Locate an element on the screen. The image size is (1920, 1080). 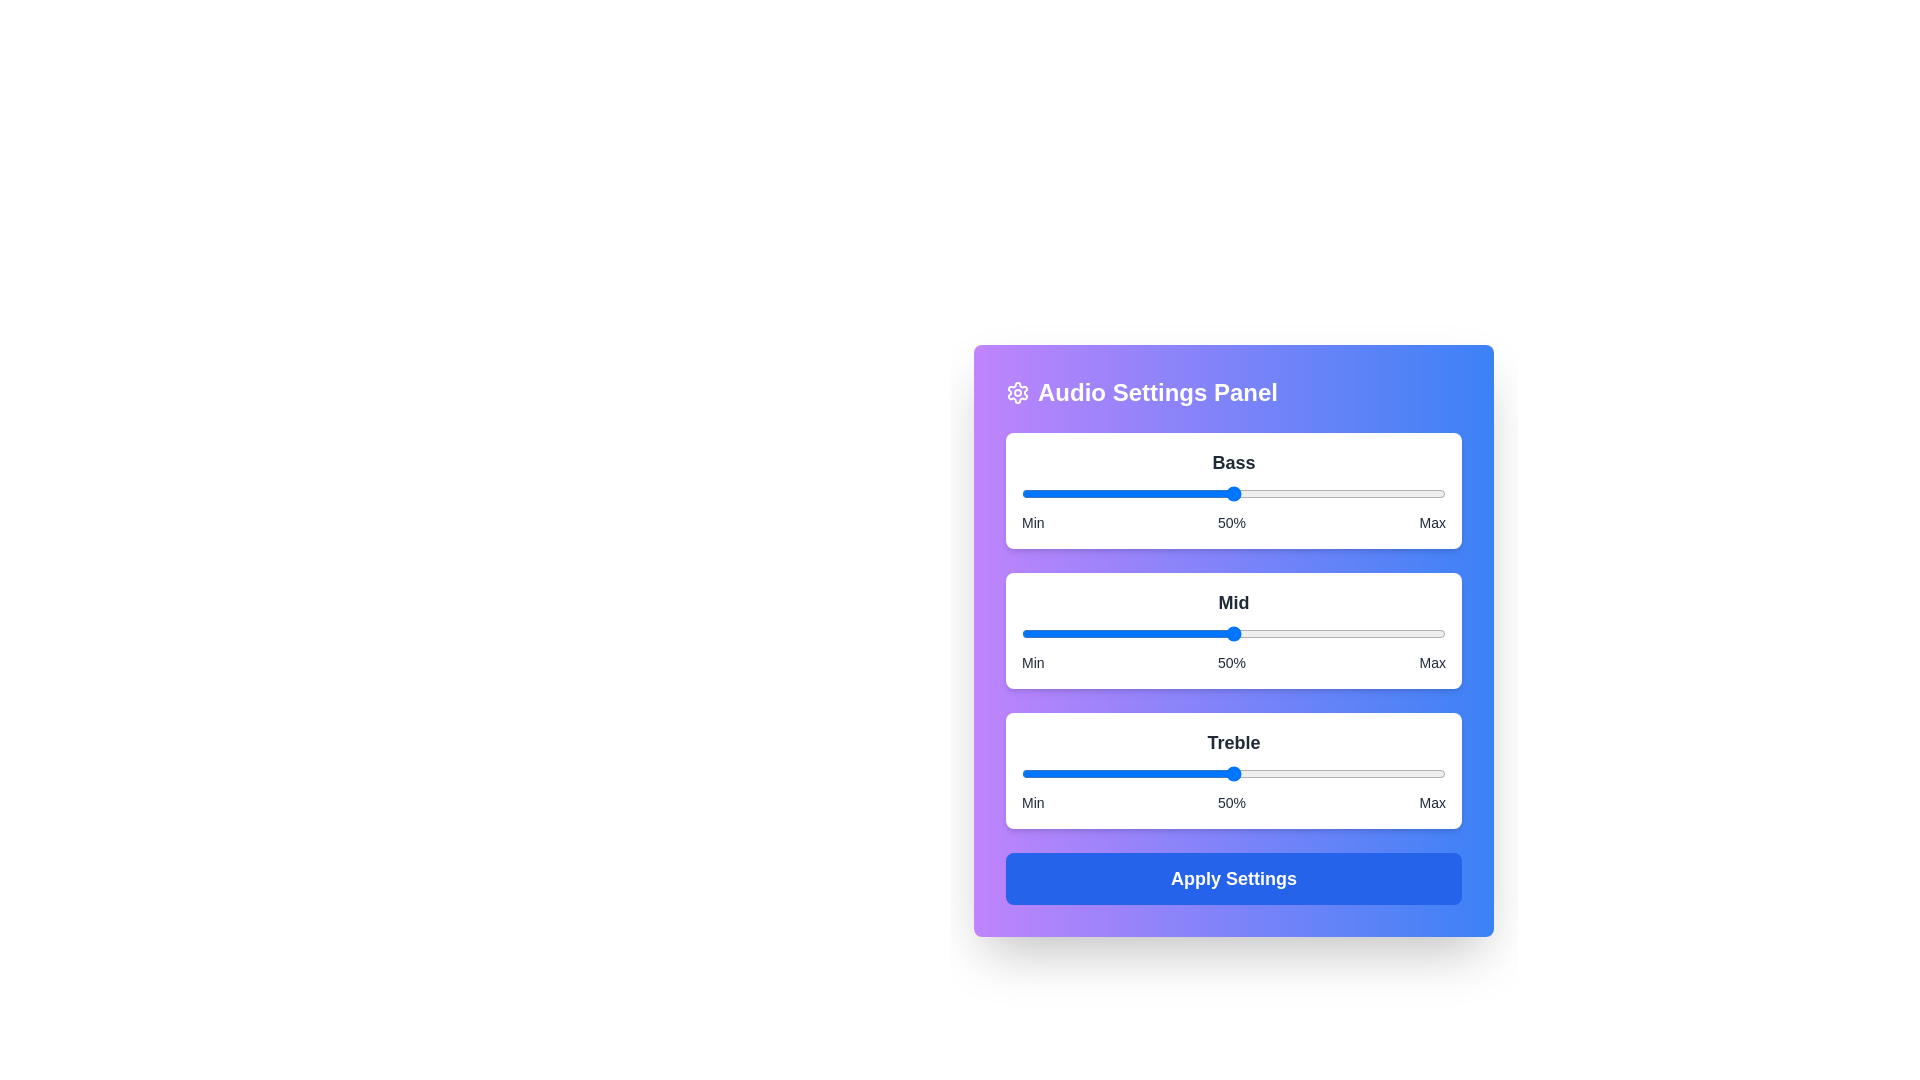
the bass level is located at coordinates (1411, 493).